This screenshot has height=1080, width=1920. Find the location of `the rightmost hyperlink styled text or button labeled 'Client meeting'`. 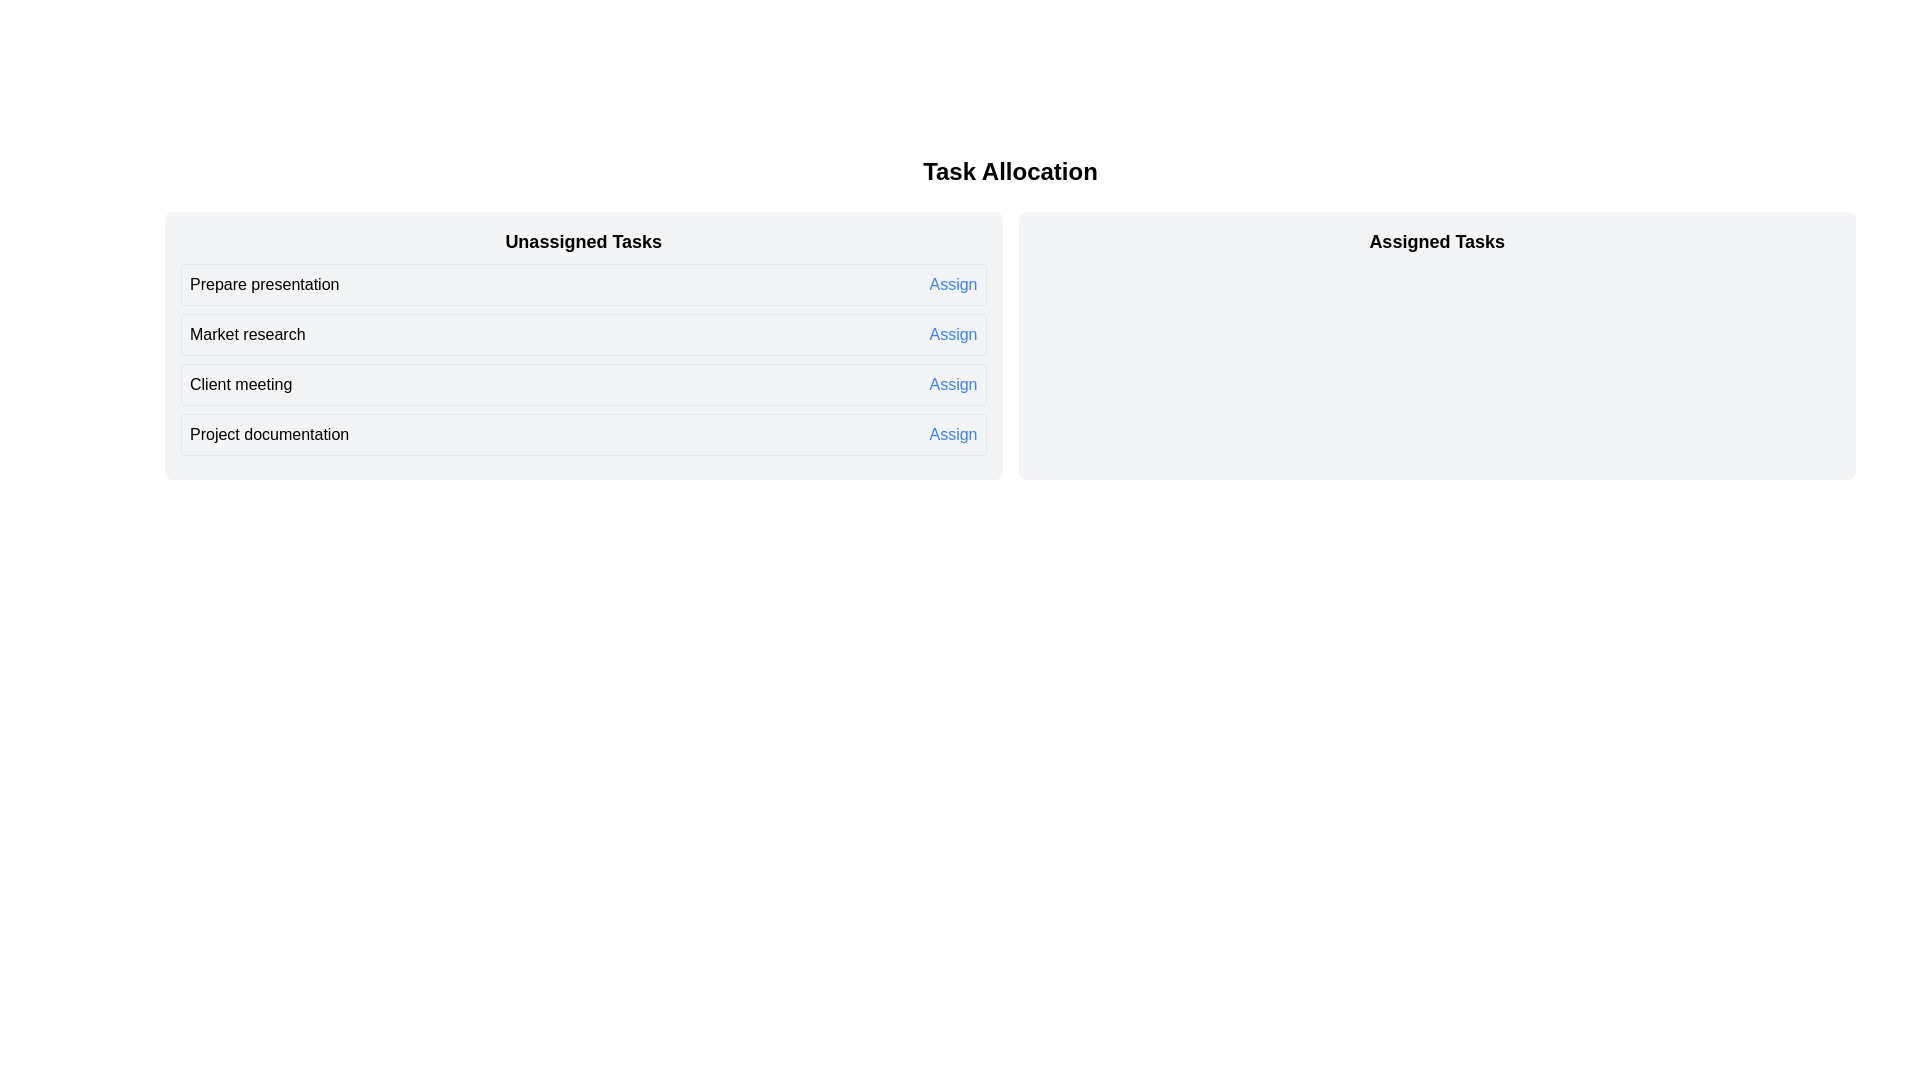

the rightmost hyperlink styled text or button labeled 'Client meeting' is located at coordinates (952, 385).